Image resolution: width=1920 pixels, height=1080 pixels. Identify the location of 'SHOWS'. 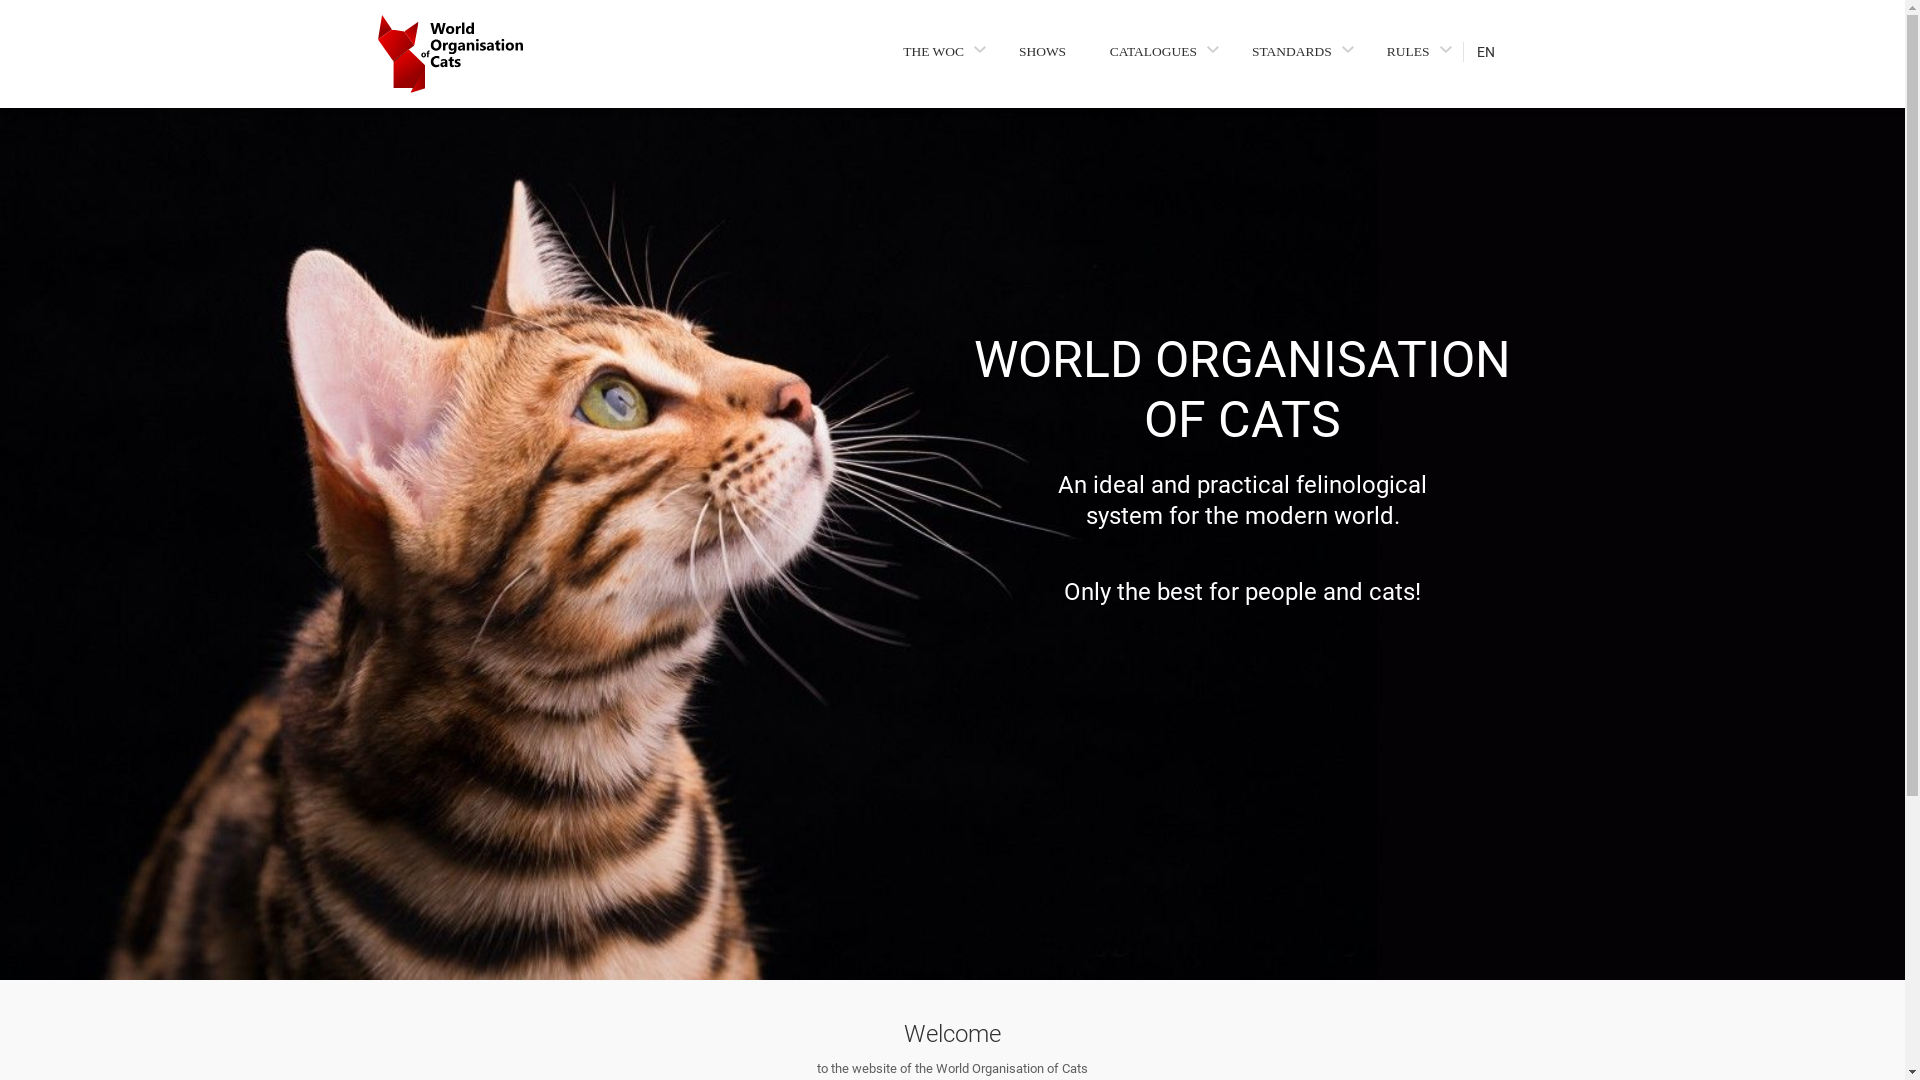
(1041, 50).